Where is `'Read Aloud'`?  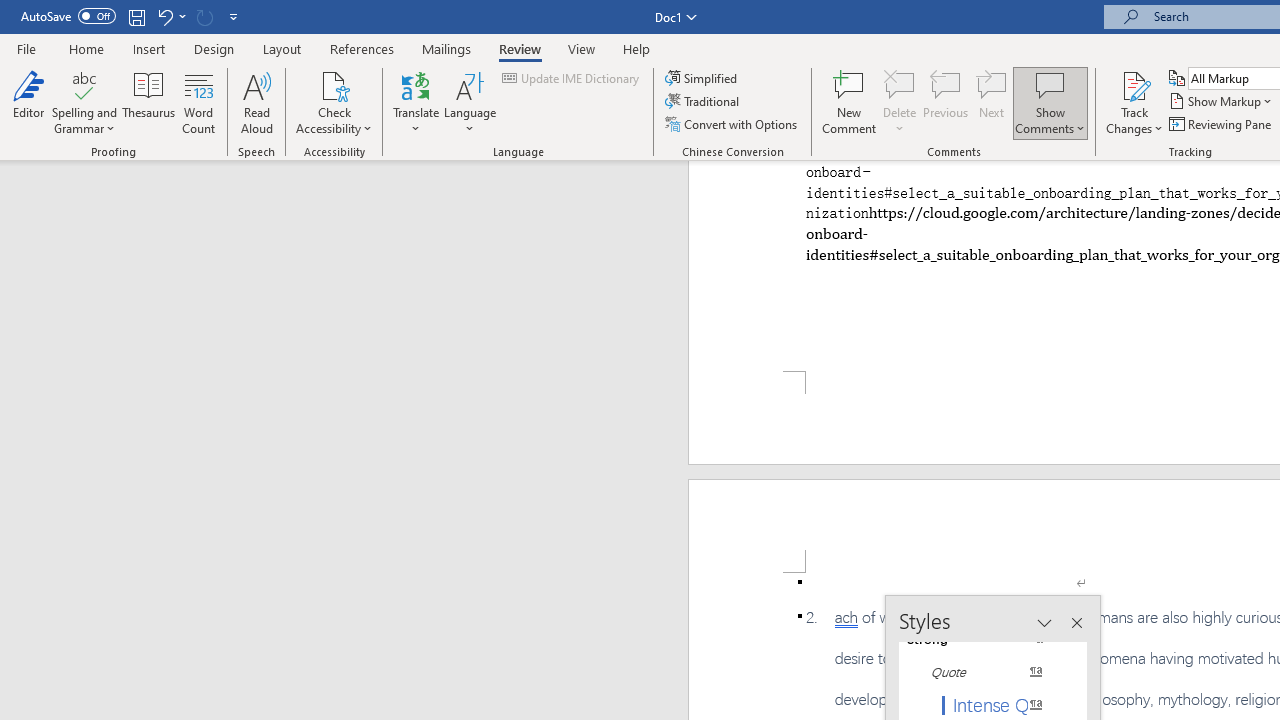
'Read Aloud' is located at coordinates (255, 103).